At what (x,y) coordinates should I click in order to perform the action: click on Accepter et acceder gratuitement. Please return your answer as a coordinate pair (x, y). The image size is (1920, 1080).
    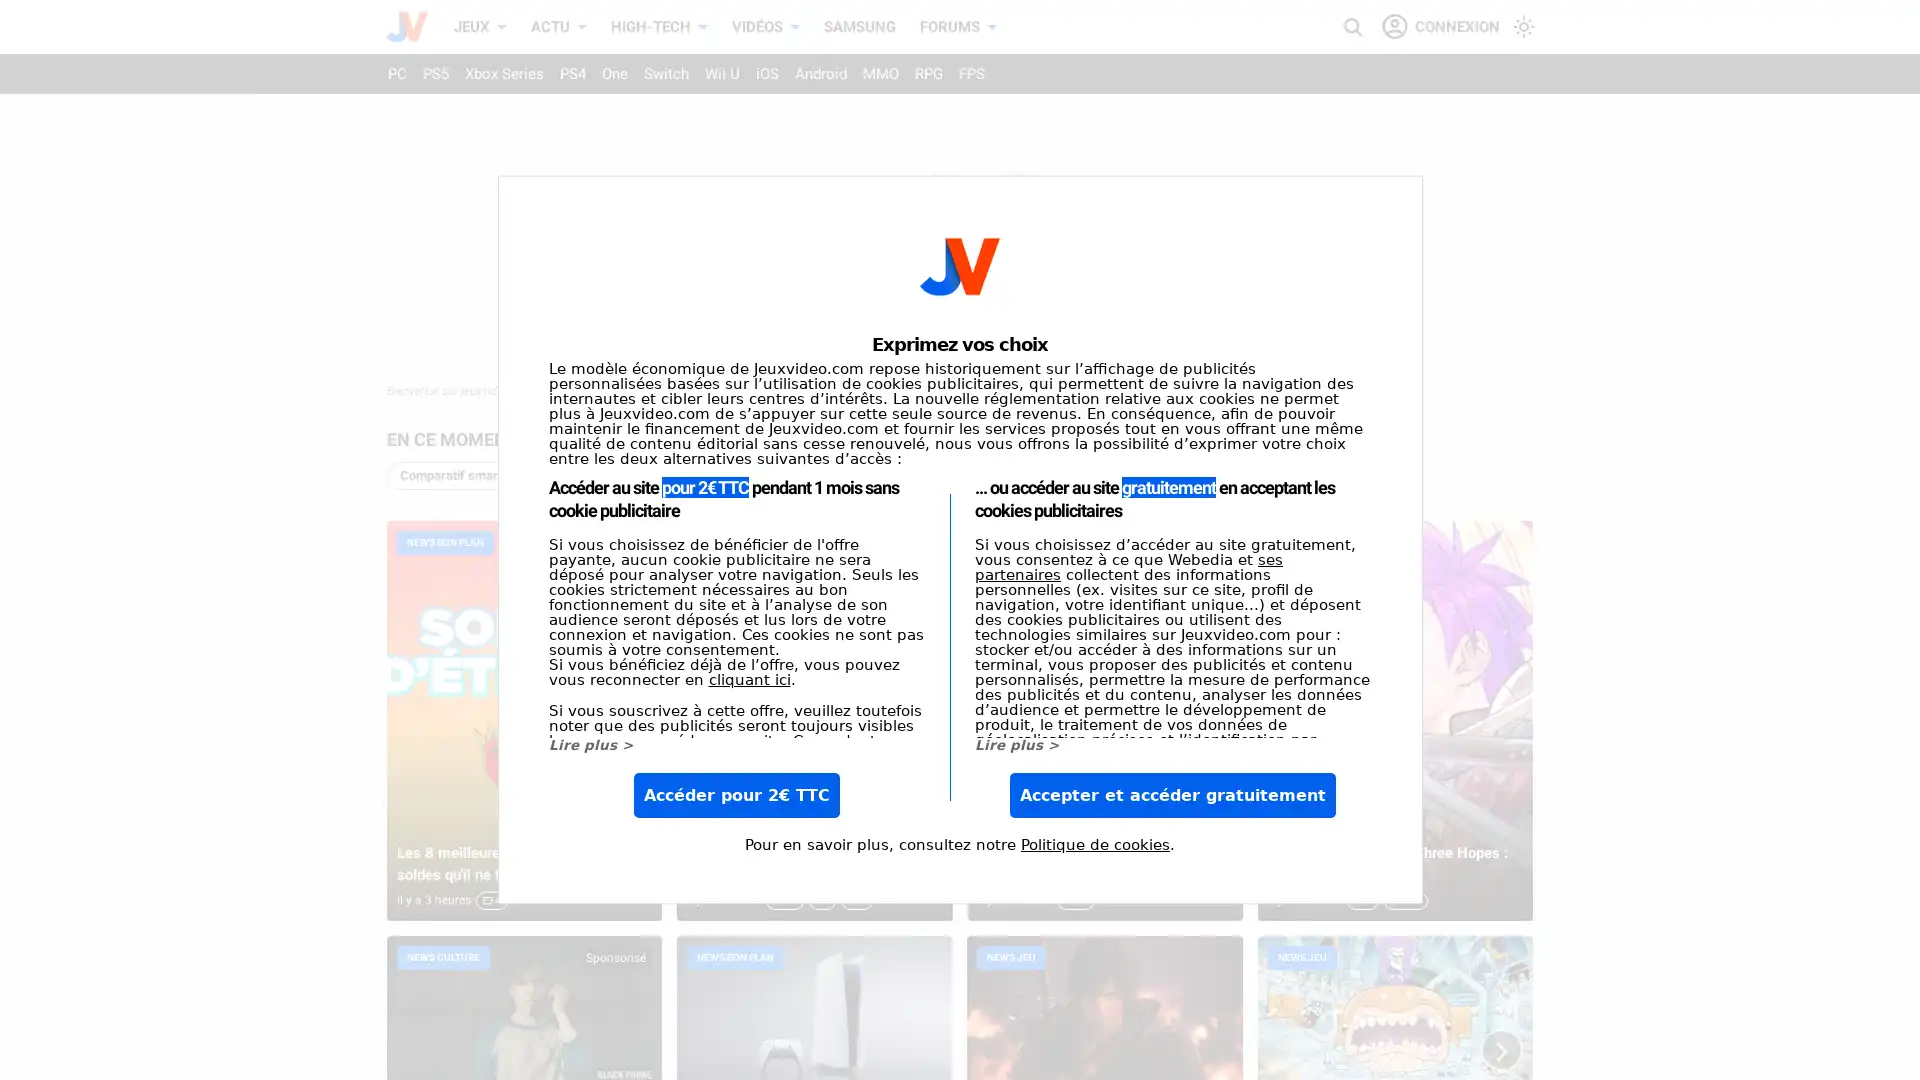
    Looking at the image, I should click on (1172, 794).